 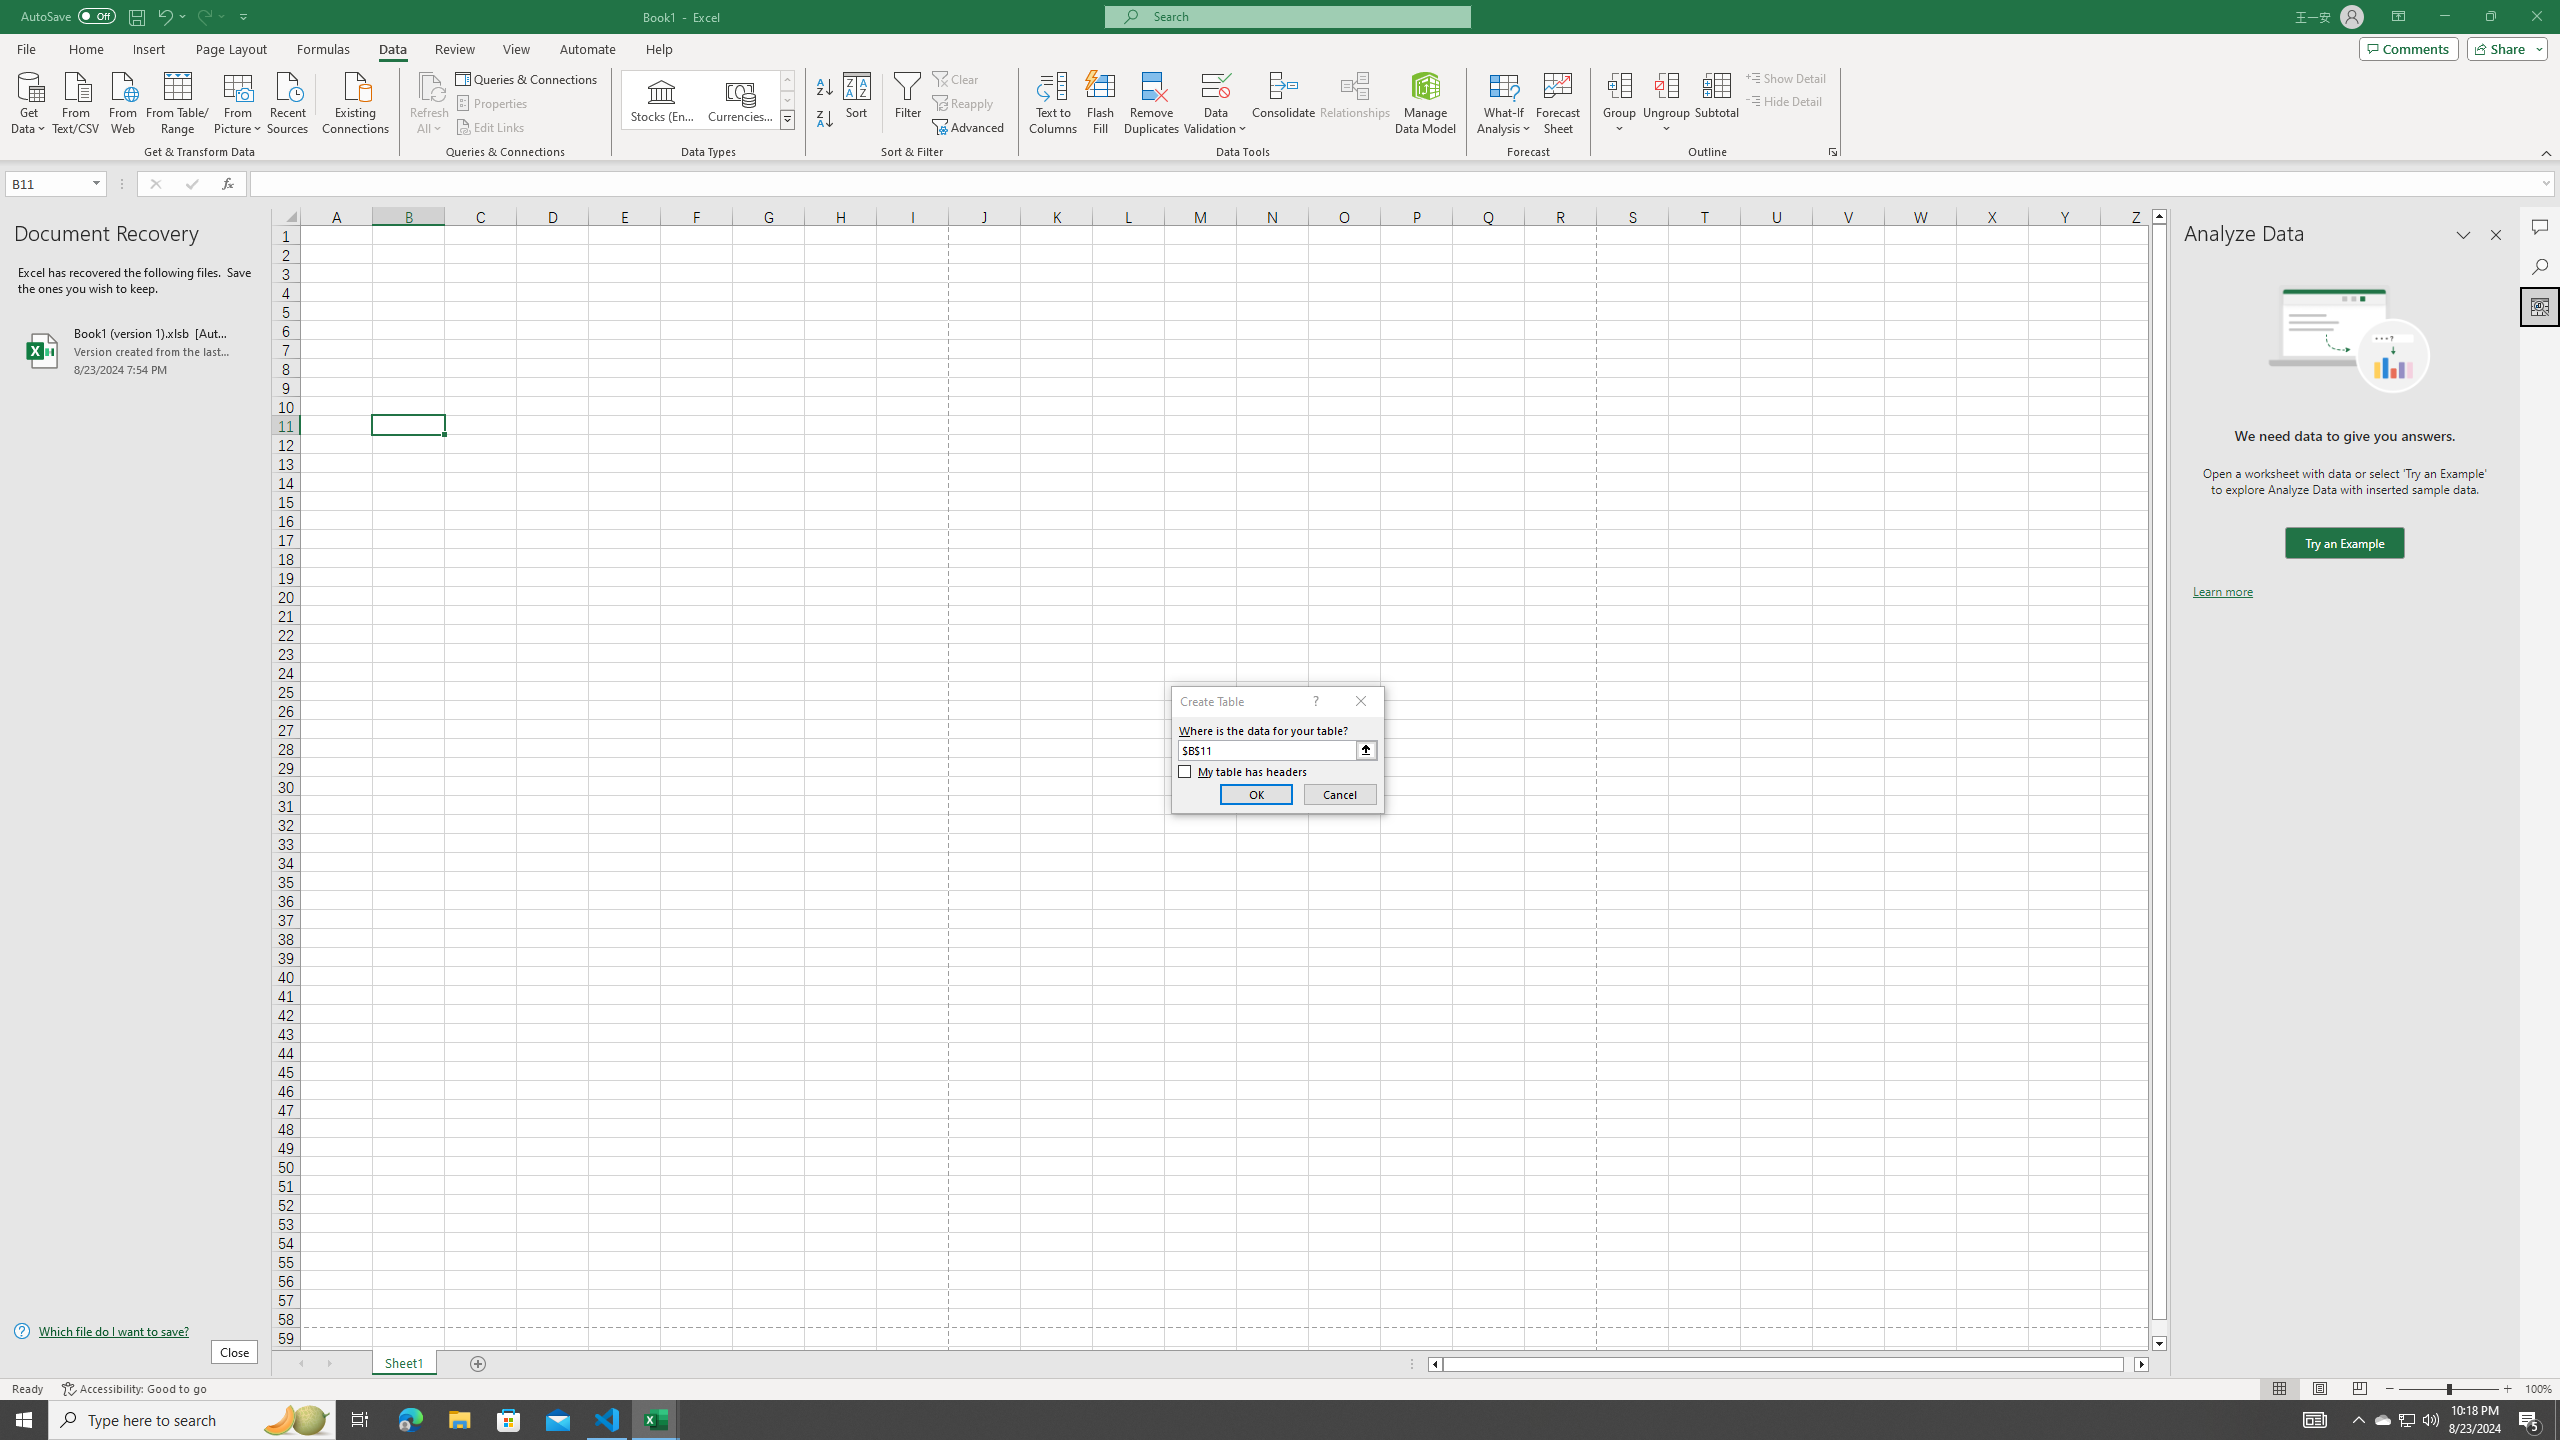 What do you see at coordinates (244, 15) in the screenshot?
I see `'Customize Quick Access Toolbar'` at bounding box center [244, 15].